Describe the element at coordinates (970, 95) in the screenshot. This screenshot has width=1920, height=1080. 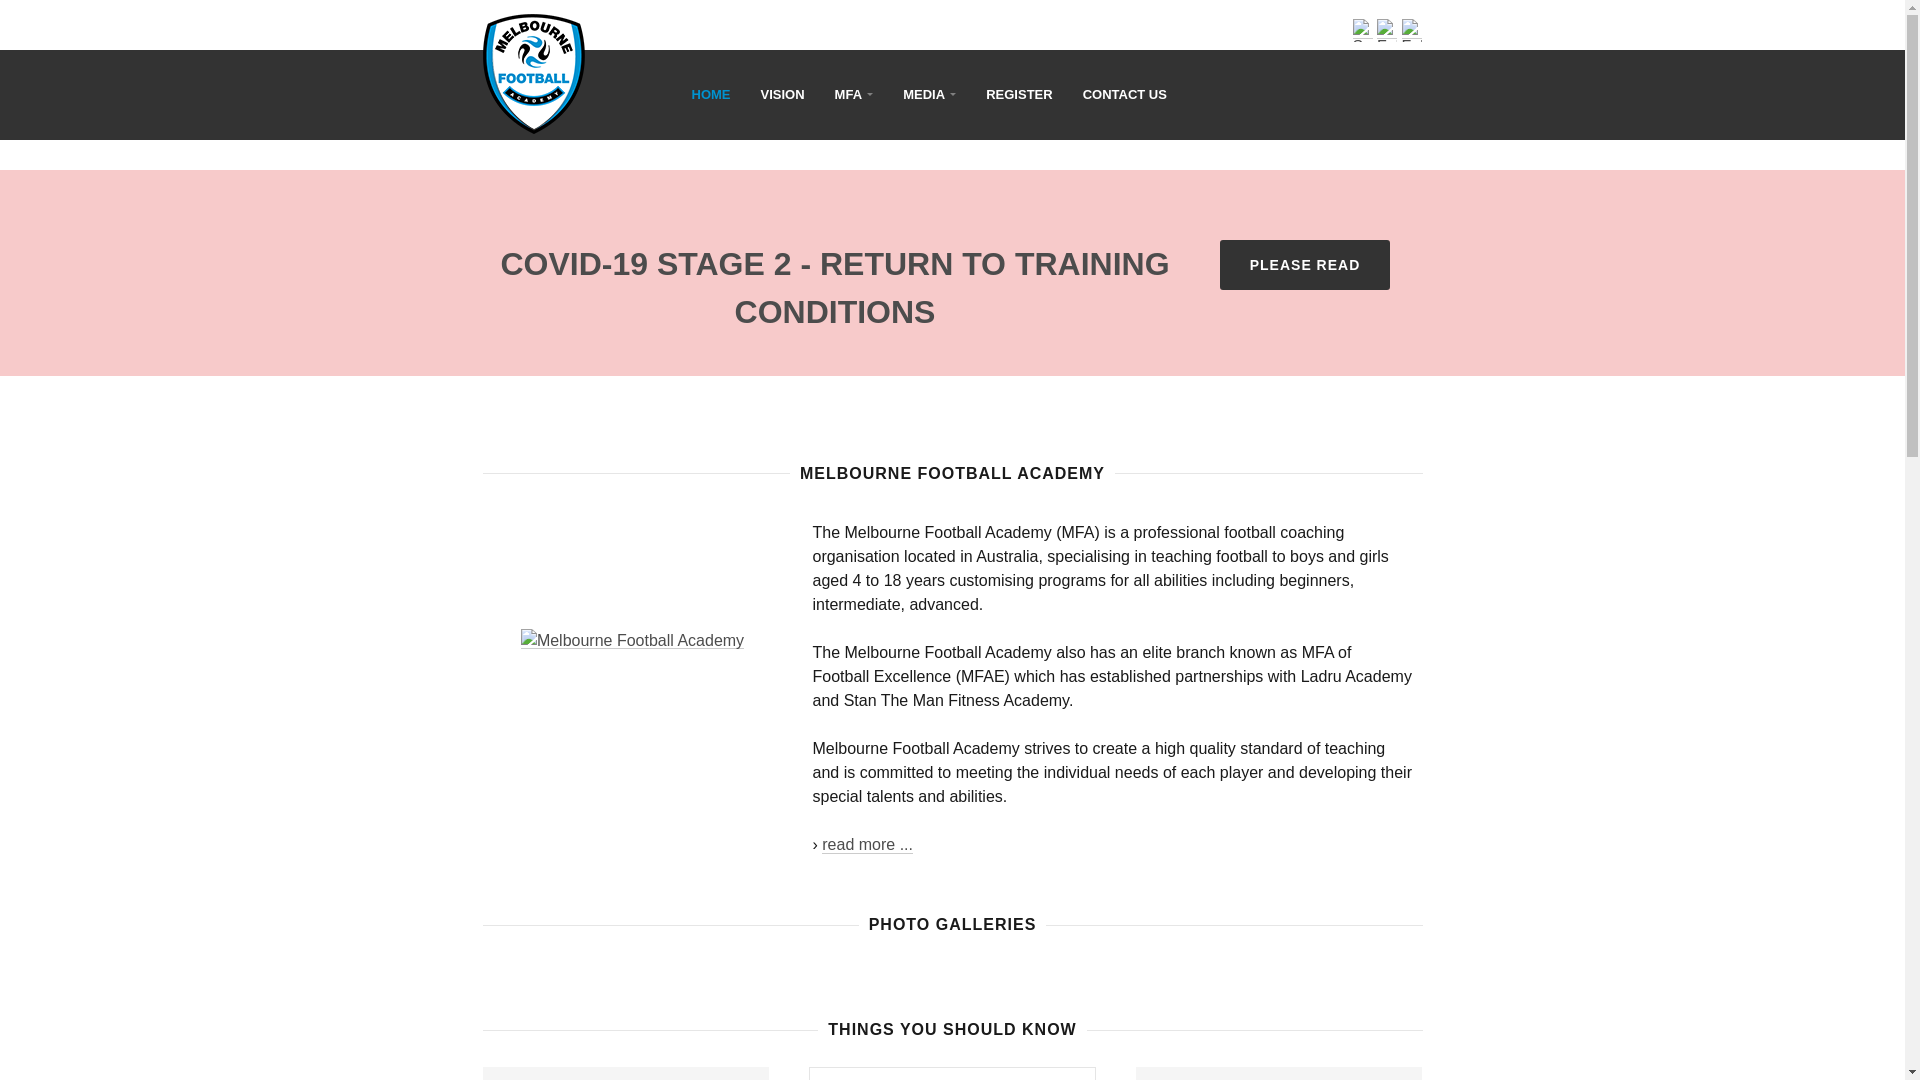
I see `'REGISTER'` at that location.